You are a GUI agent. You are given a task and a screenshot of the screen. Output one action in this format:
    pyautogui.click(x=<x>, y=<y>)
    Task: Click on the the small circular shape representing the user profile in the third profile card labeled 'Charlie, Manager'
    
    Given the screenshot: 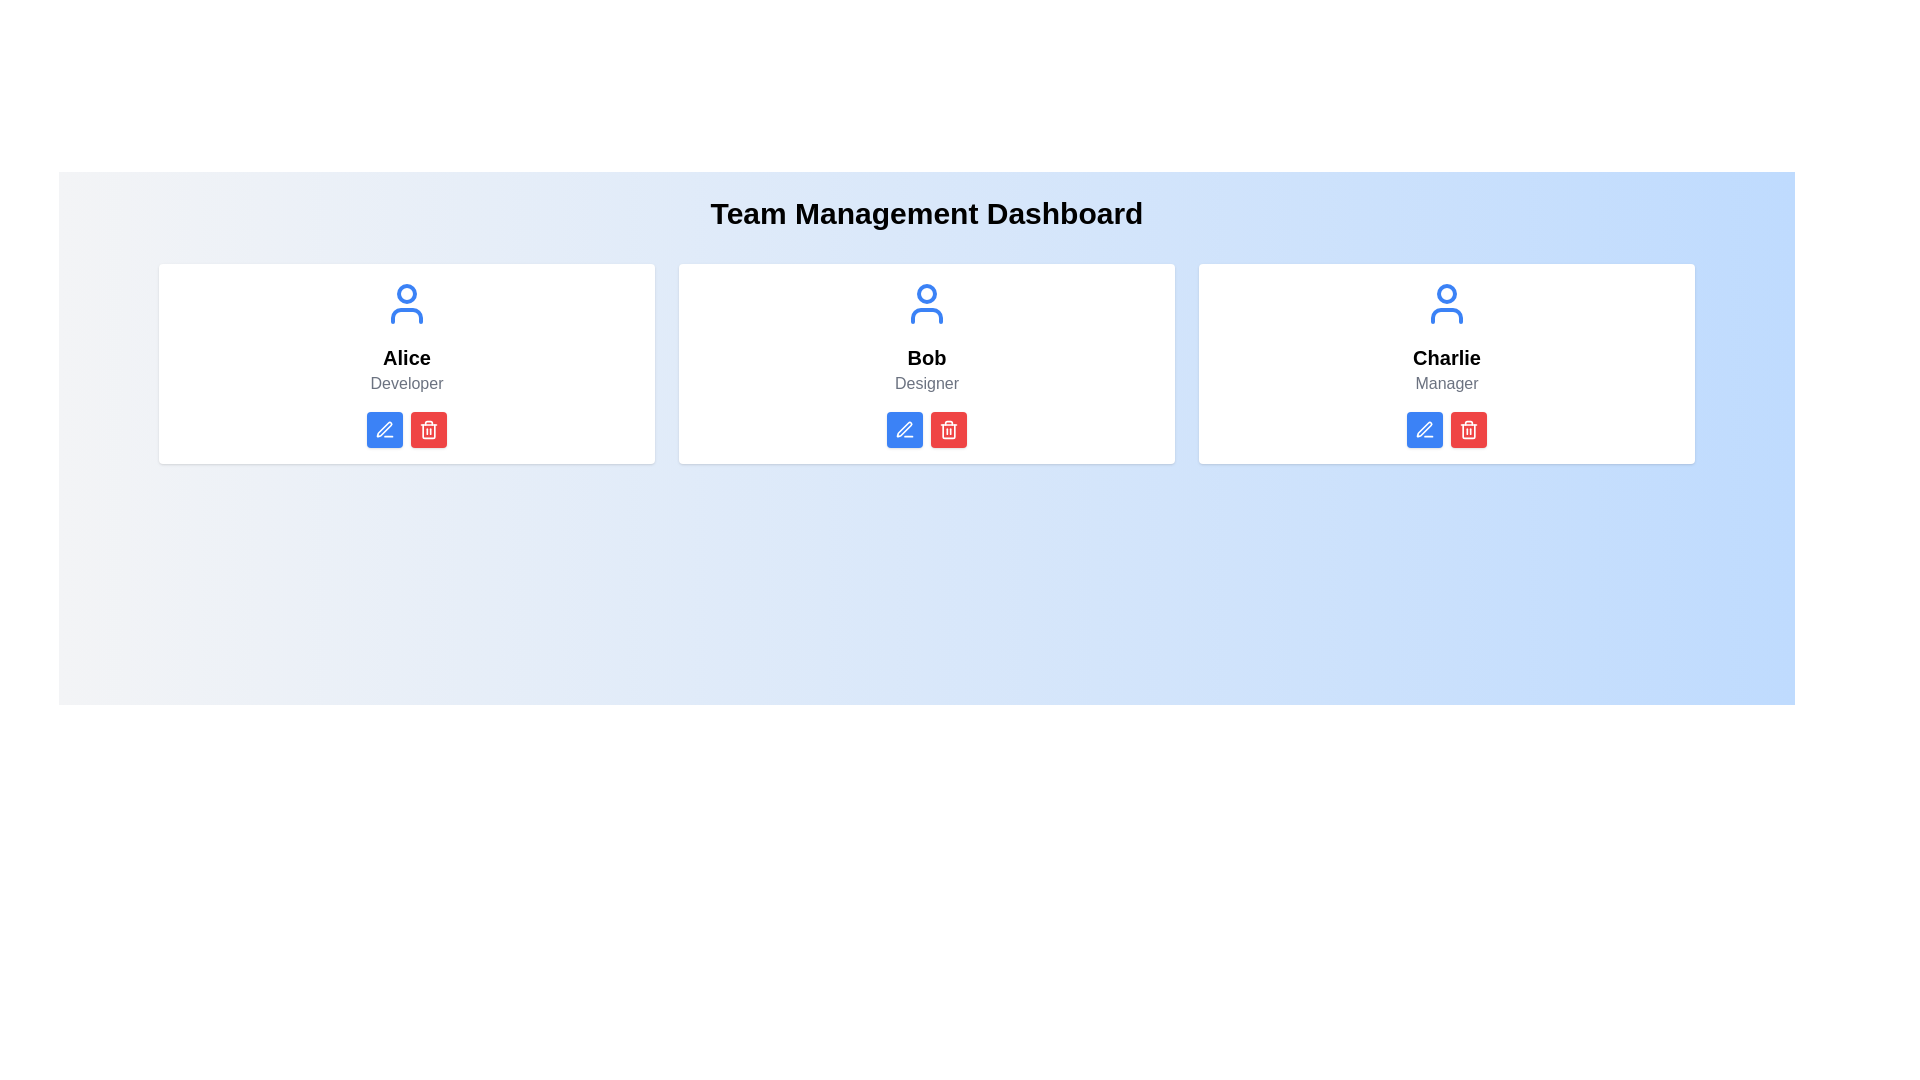 What is the action you would take?
    pyautogui.click(x=1446, y=293)
    